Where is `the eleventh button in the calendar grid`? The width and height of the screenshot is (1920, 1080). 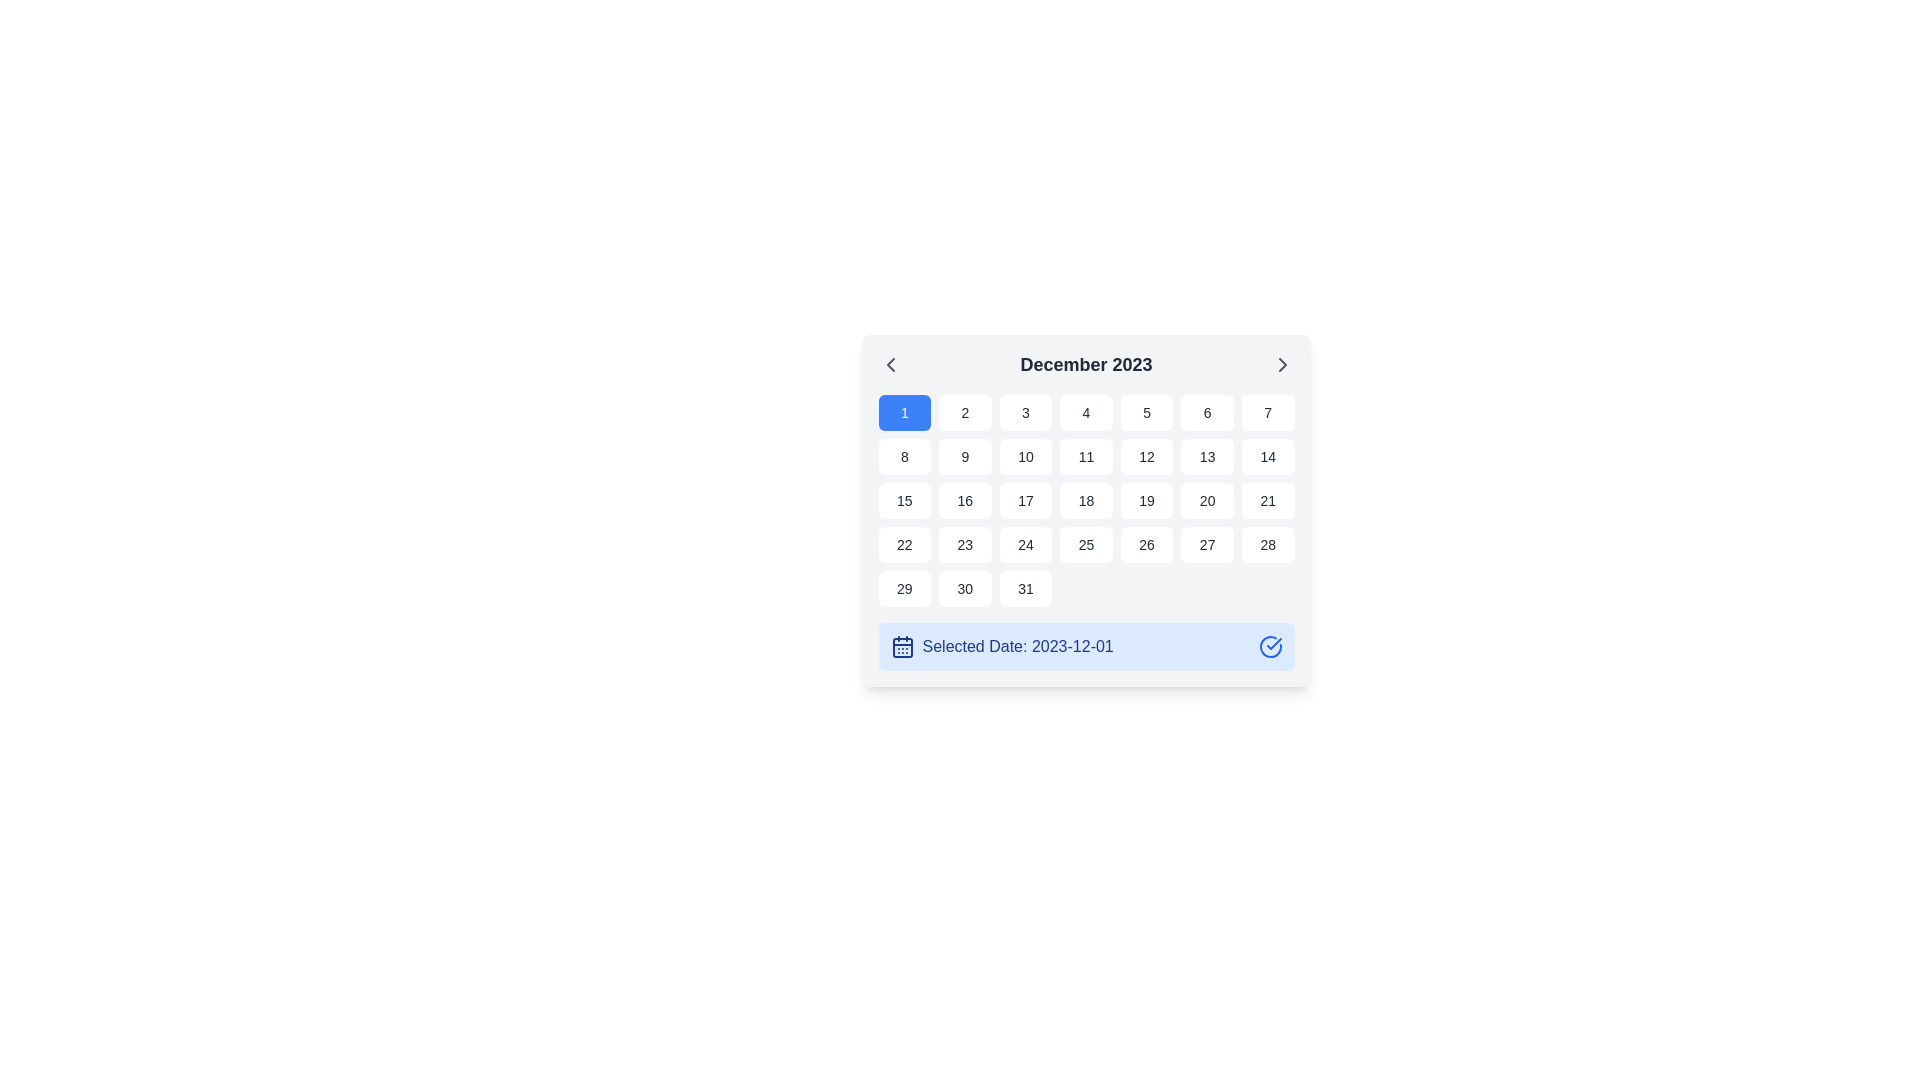 the eleventh button in the calendar grid is located at coordinates (1085, 456).